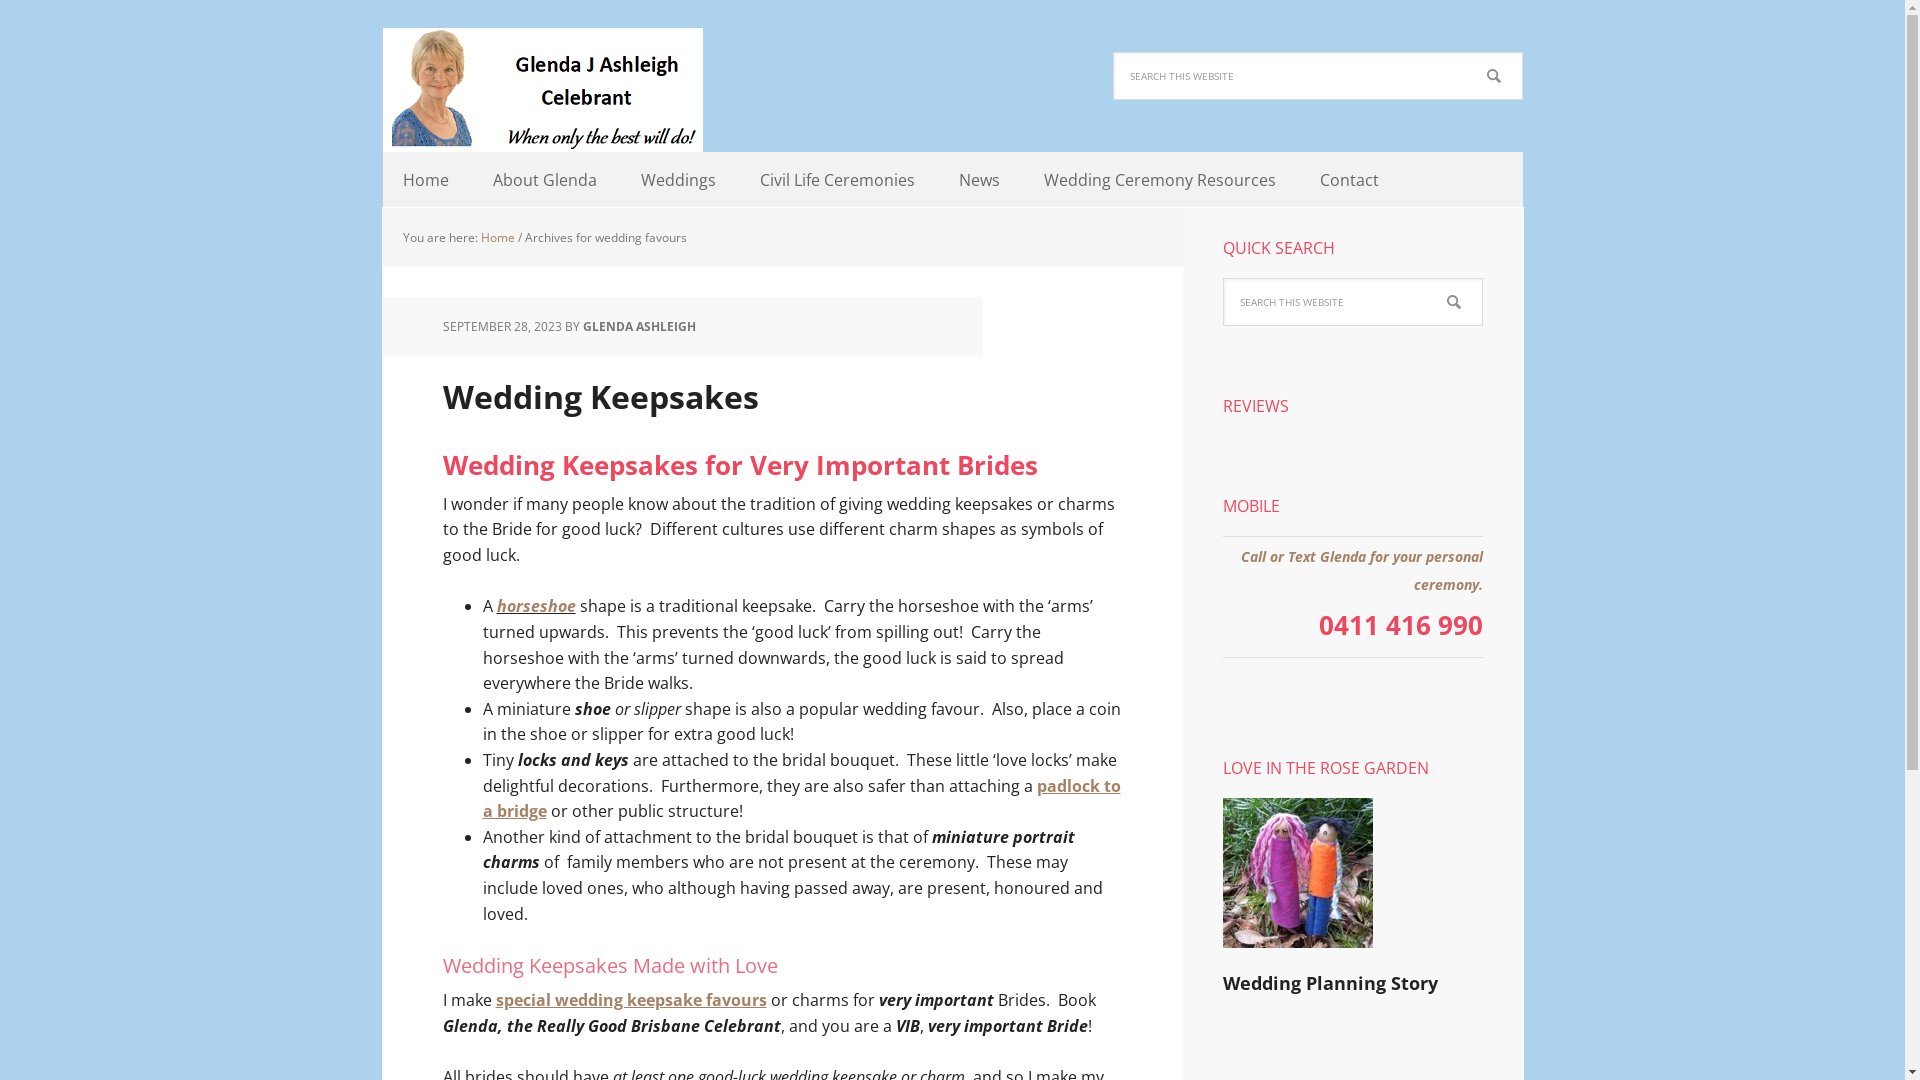  I want to click on 'Home', so click(424, 180).